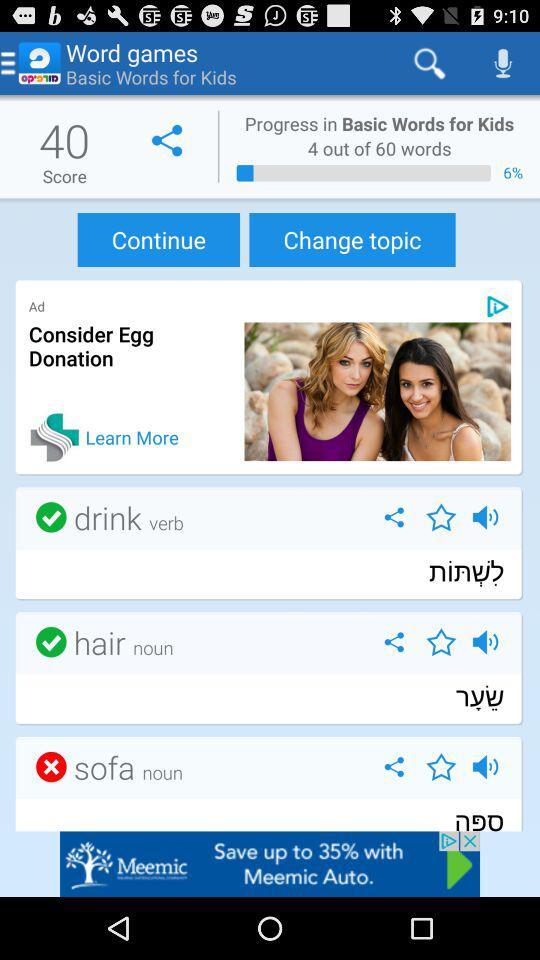  I want to click on learn more, so click(55, 437).